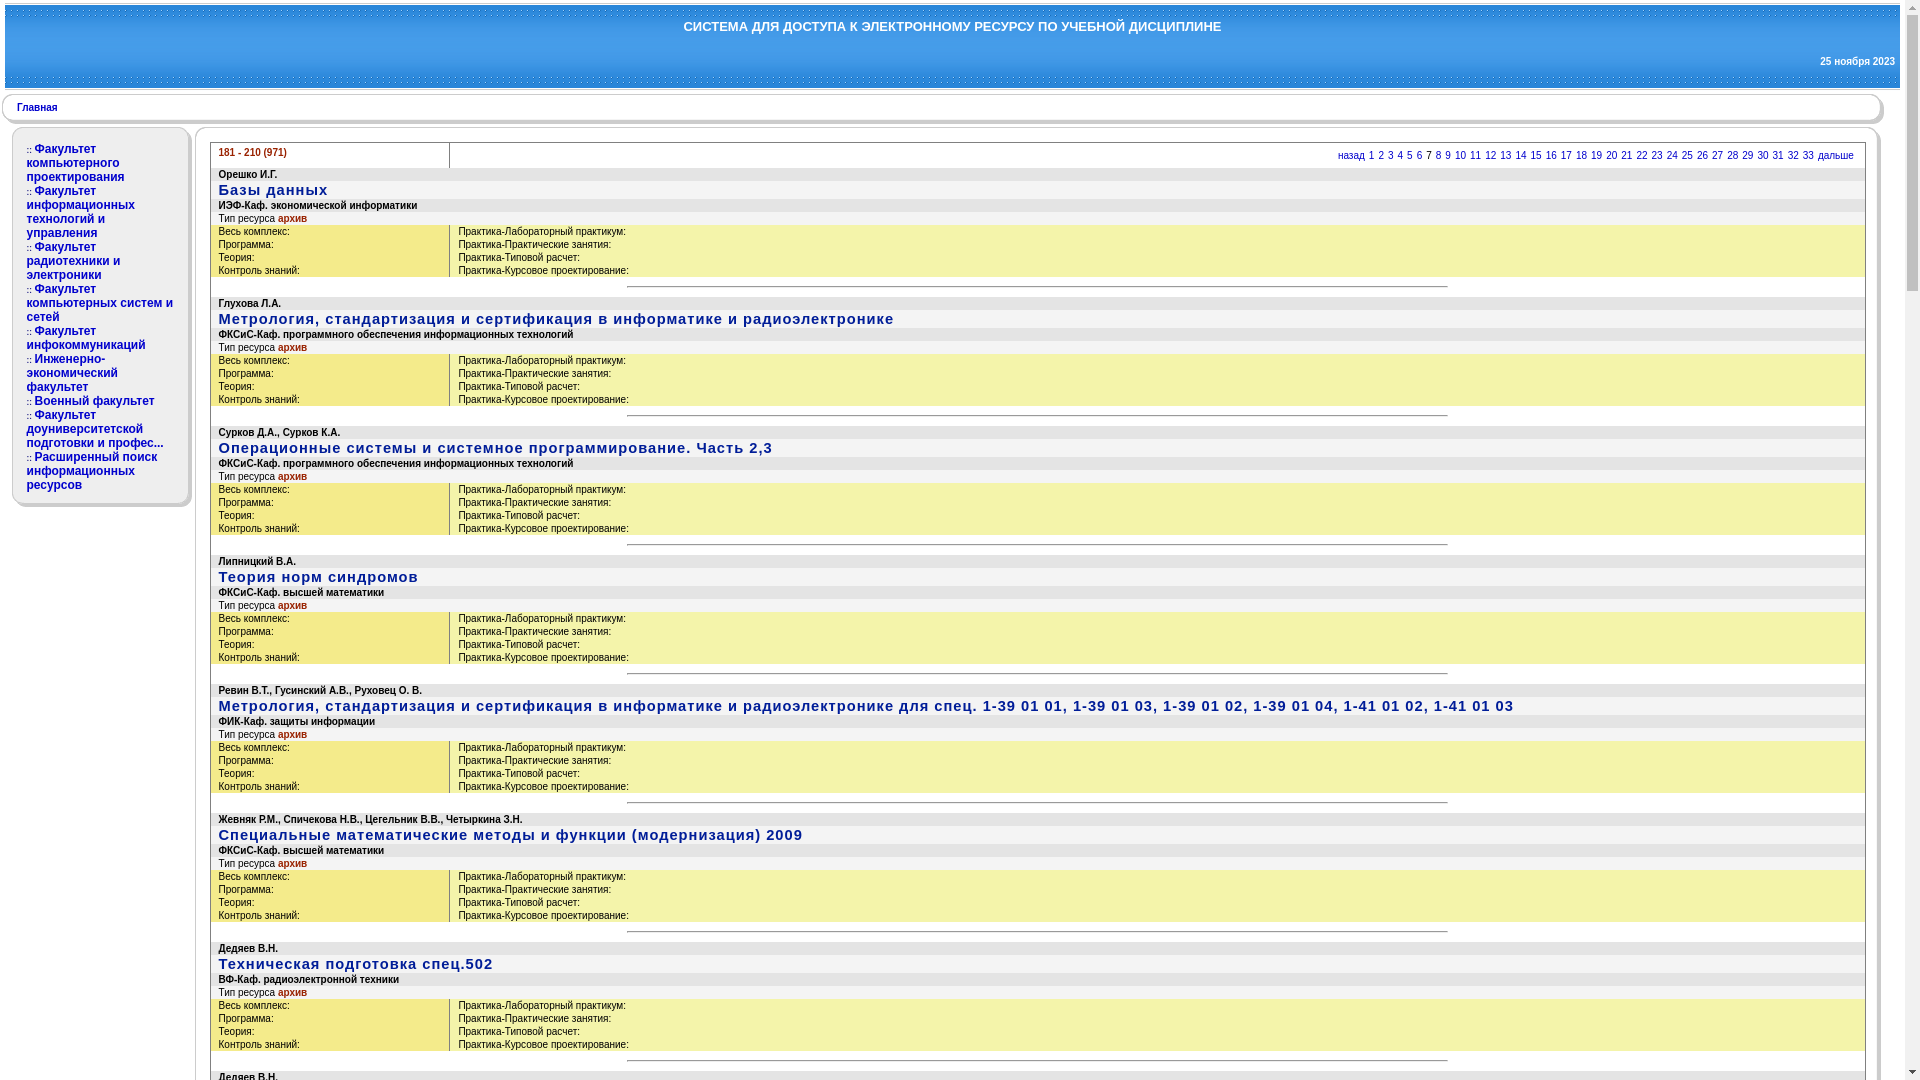  I want to click on '10', so click(1460, 154).